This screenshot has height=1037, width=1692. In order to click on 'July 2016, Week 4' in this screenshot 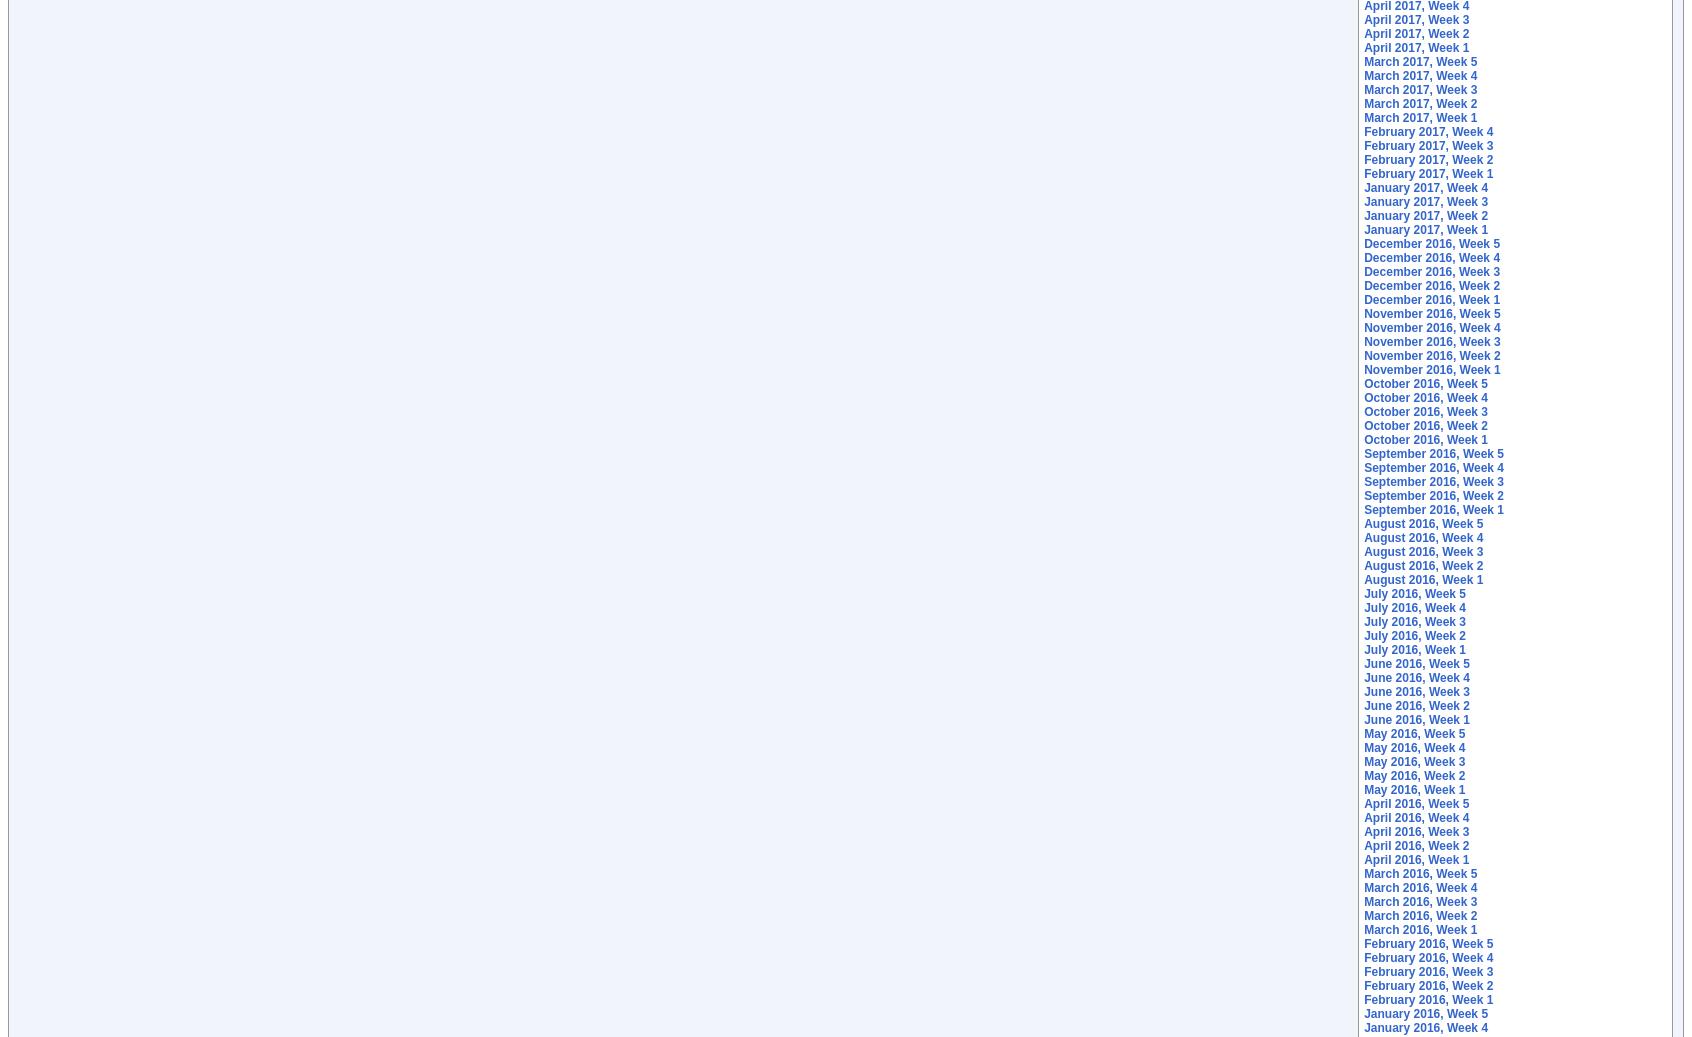, I will do `click(1414, 607)`.